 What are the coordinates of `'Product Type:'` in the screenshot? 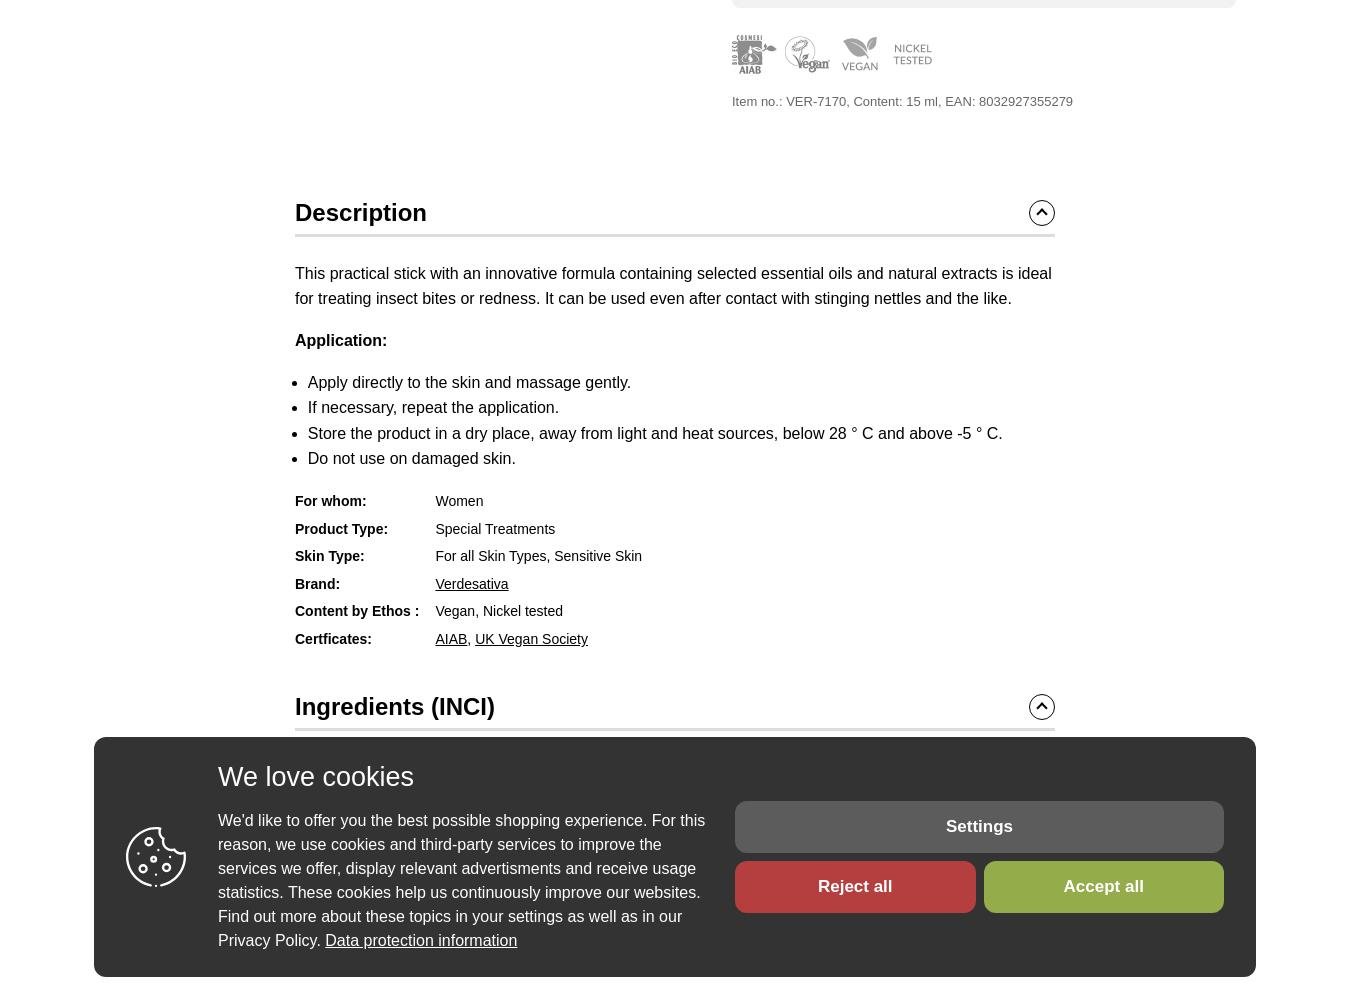 It's located at (341, 527).